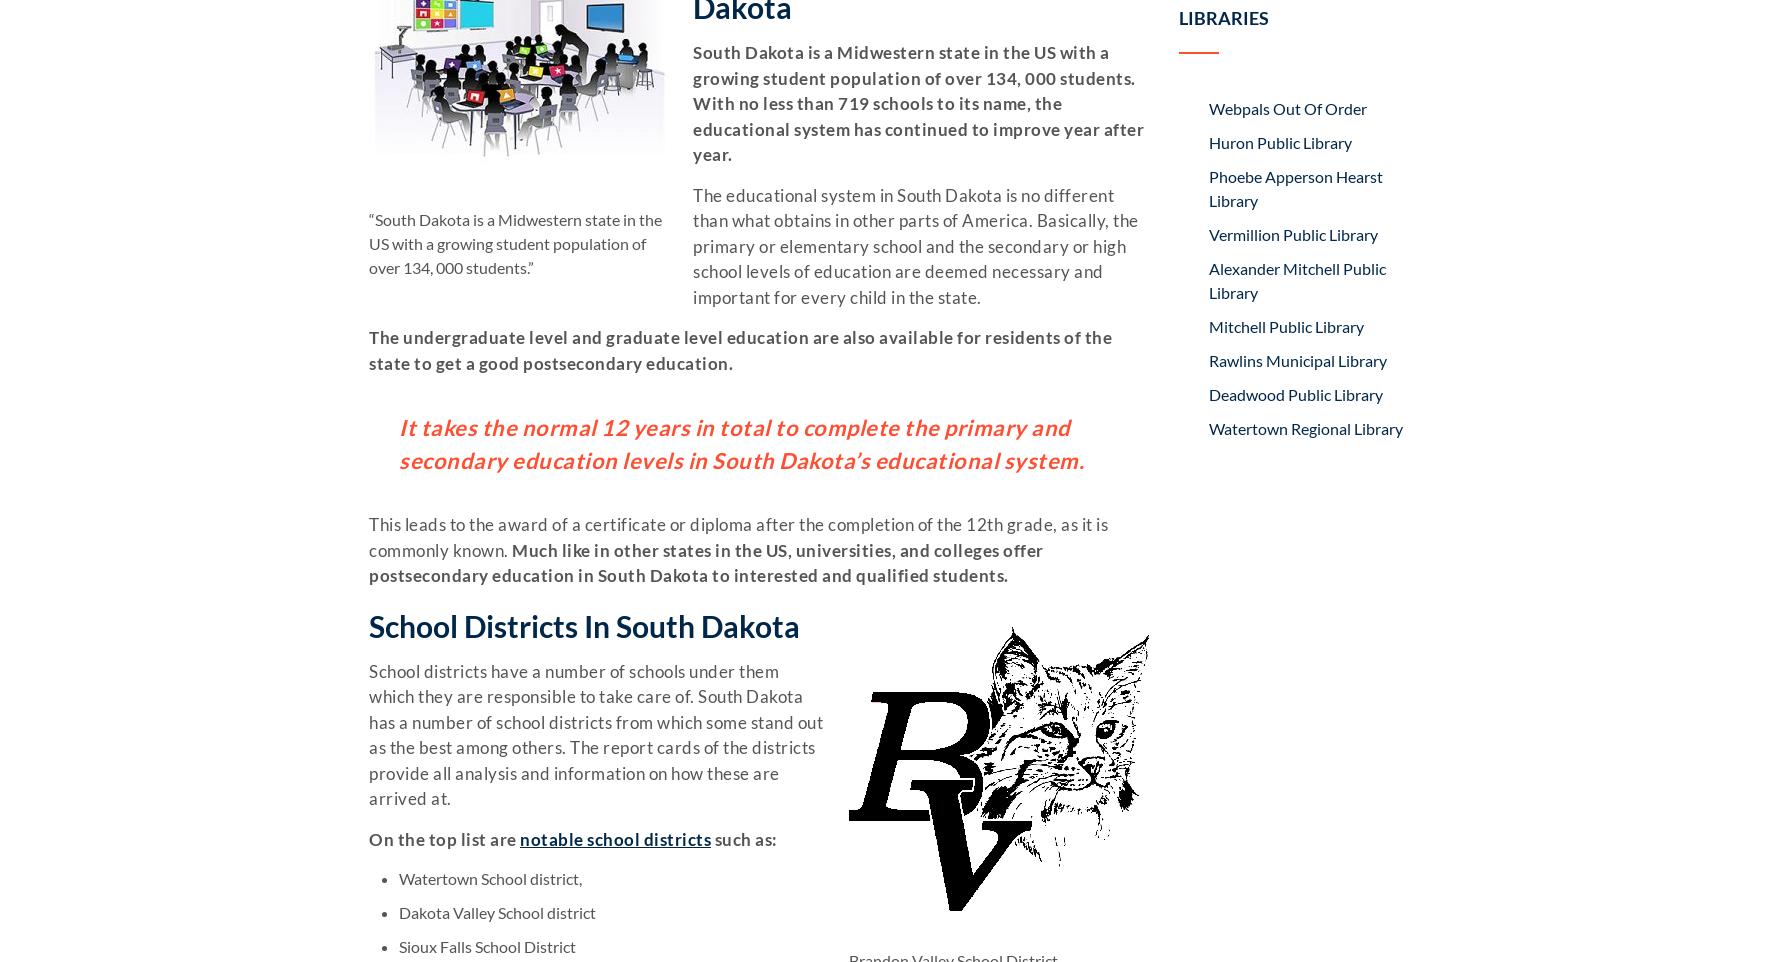  What do you see at coordinates (368, 734) in the screenshot?
I see `'School districts have a number of schools under them which they are responsible to take care of. South Dakota has a number of school districts from which some stand out as the best among others. The report cards of the districts provide all analysis and information on how these are arrived at.'` at bounding box center [368, 734].